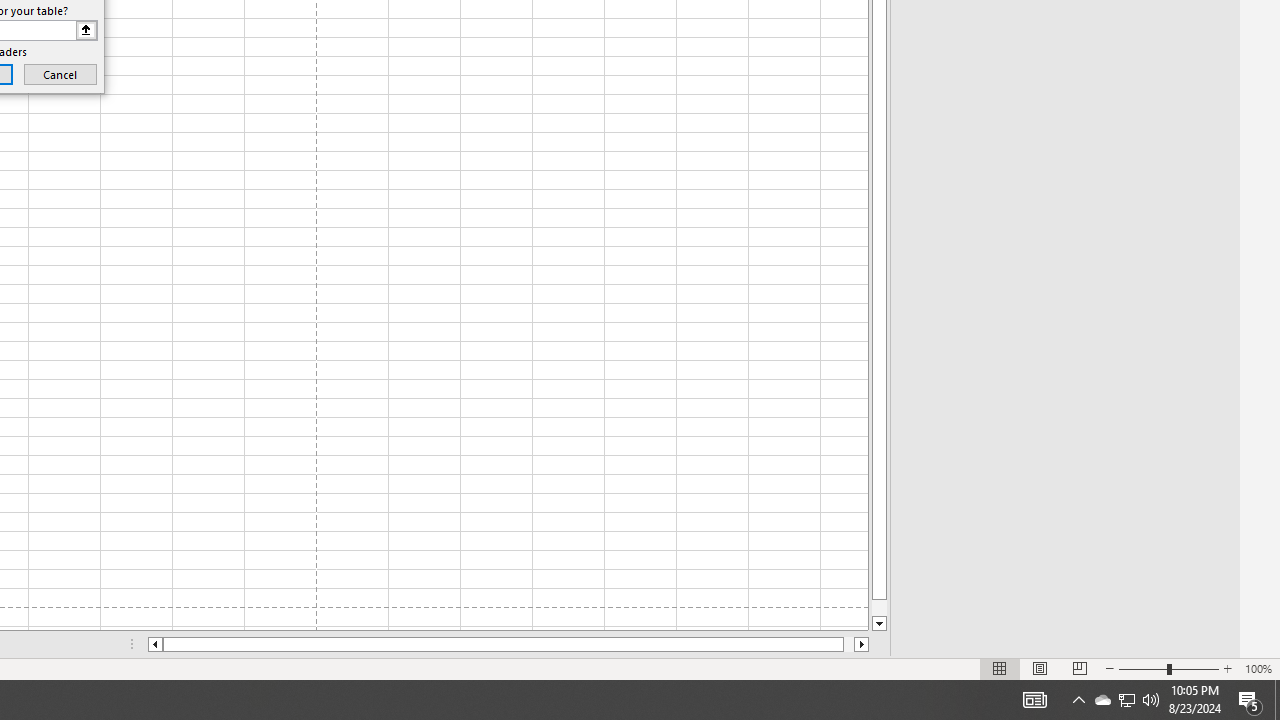  What do you see at coordinates (1168, 669) in the screenshot?
I see `'Zoom'` at bounding box center [1168, 669].